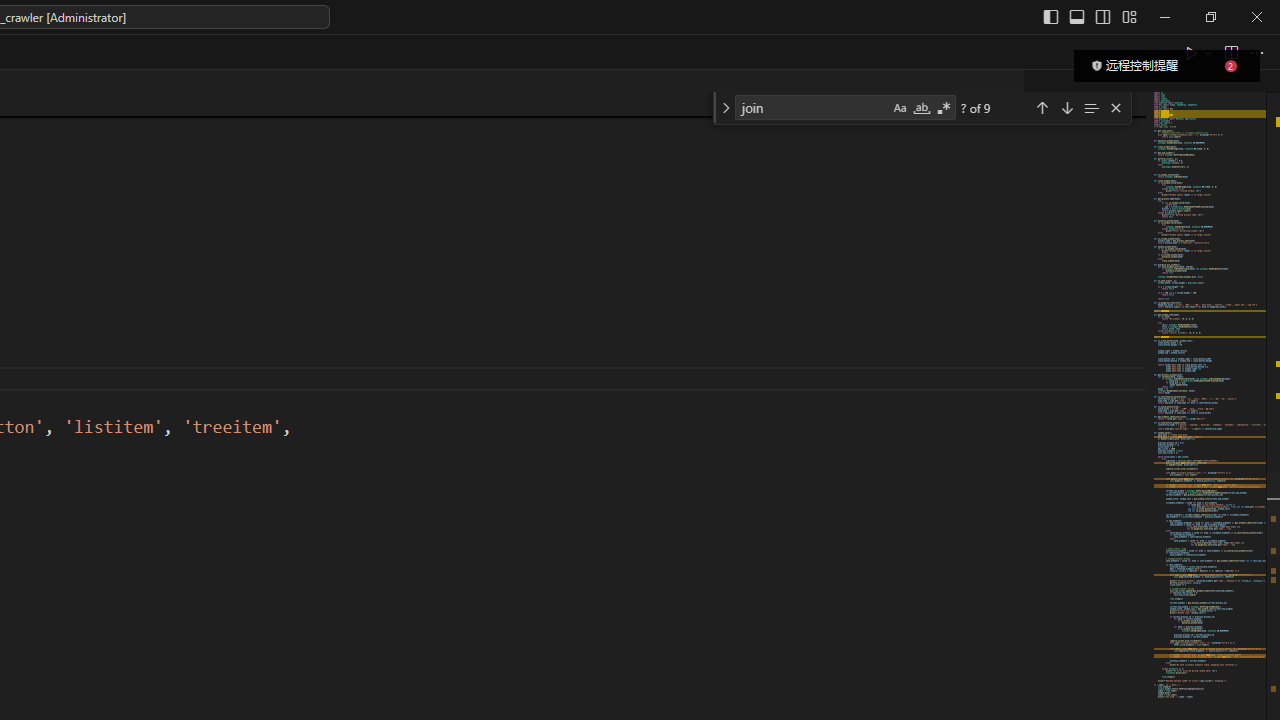  I want to click on 'Close (Escape)', so click(1114, 108).